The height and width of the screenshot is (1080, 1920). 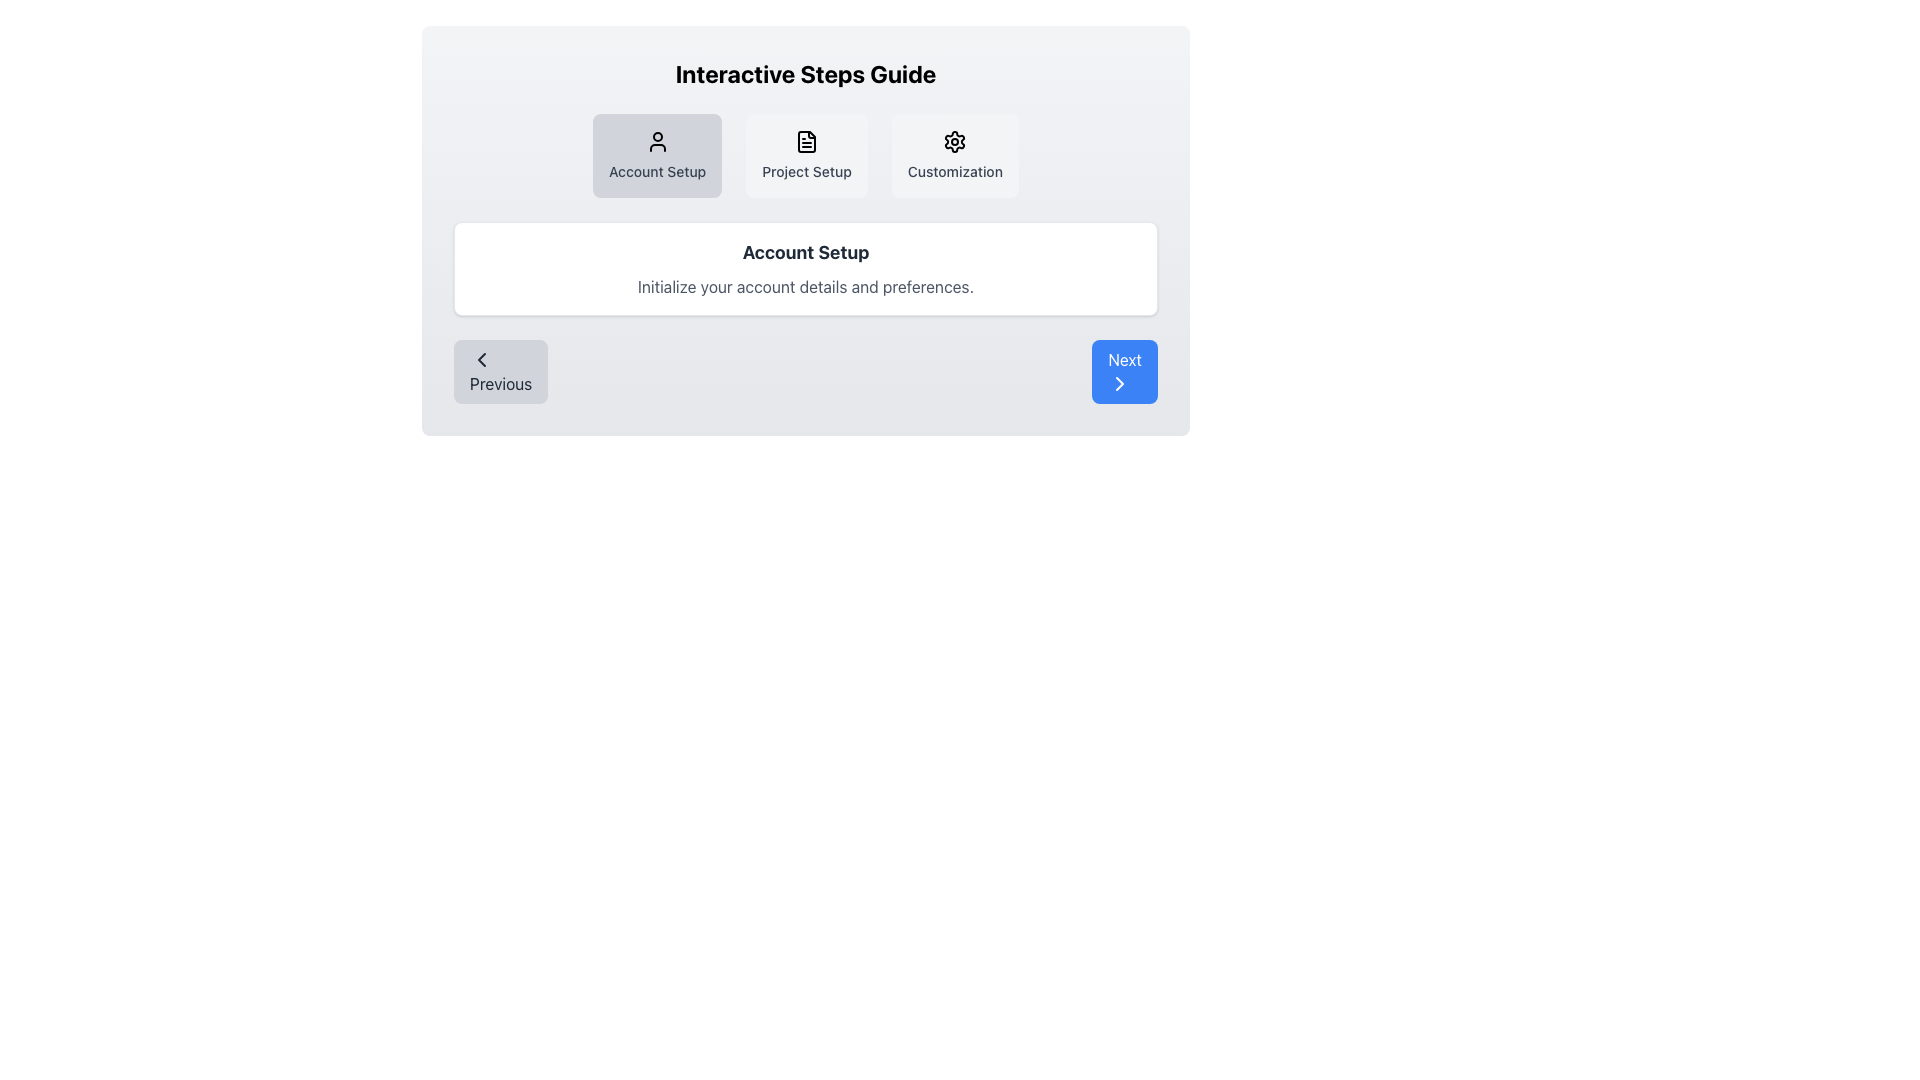 I want to click on the first selectable option for 'Account Setup' located in the top-central part of the interface, so click(x=657, y=154).